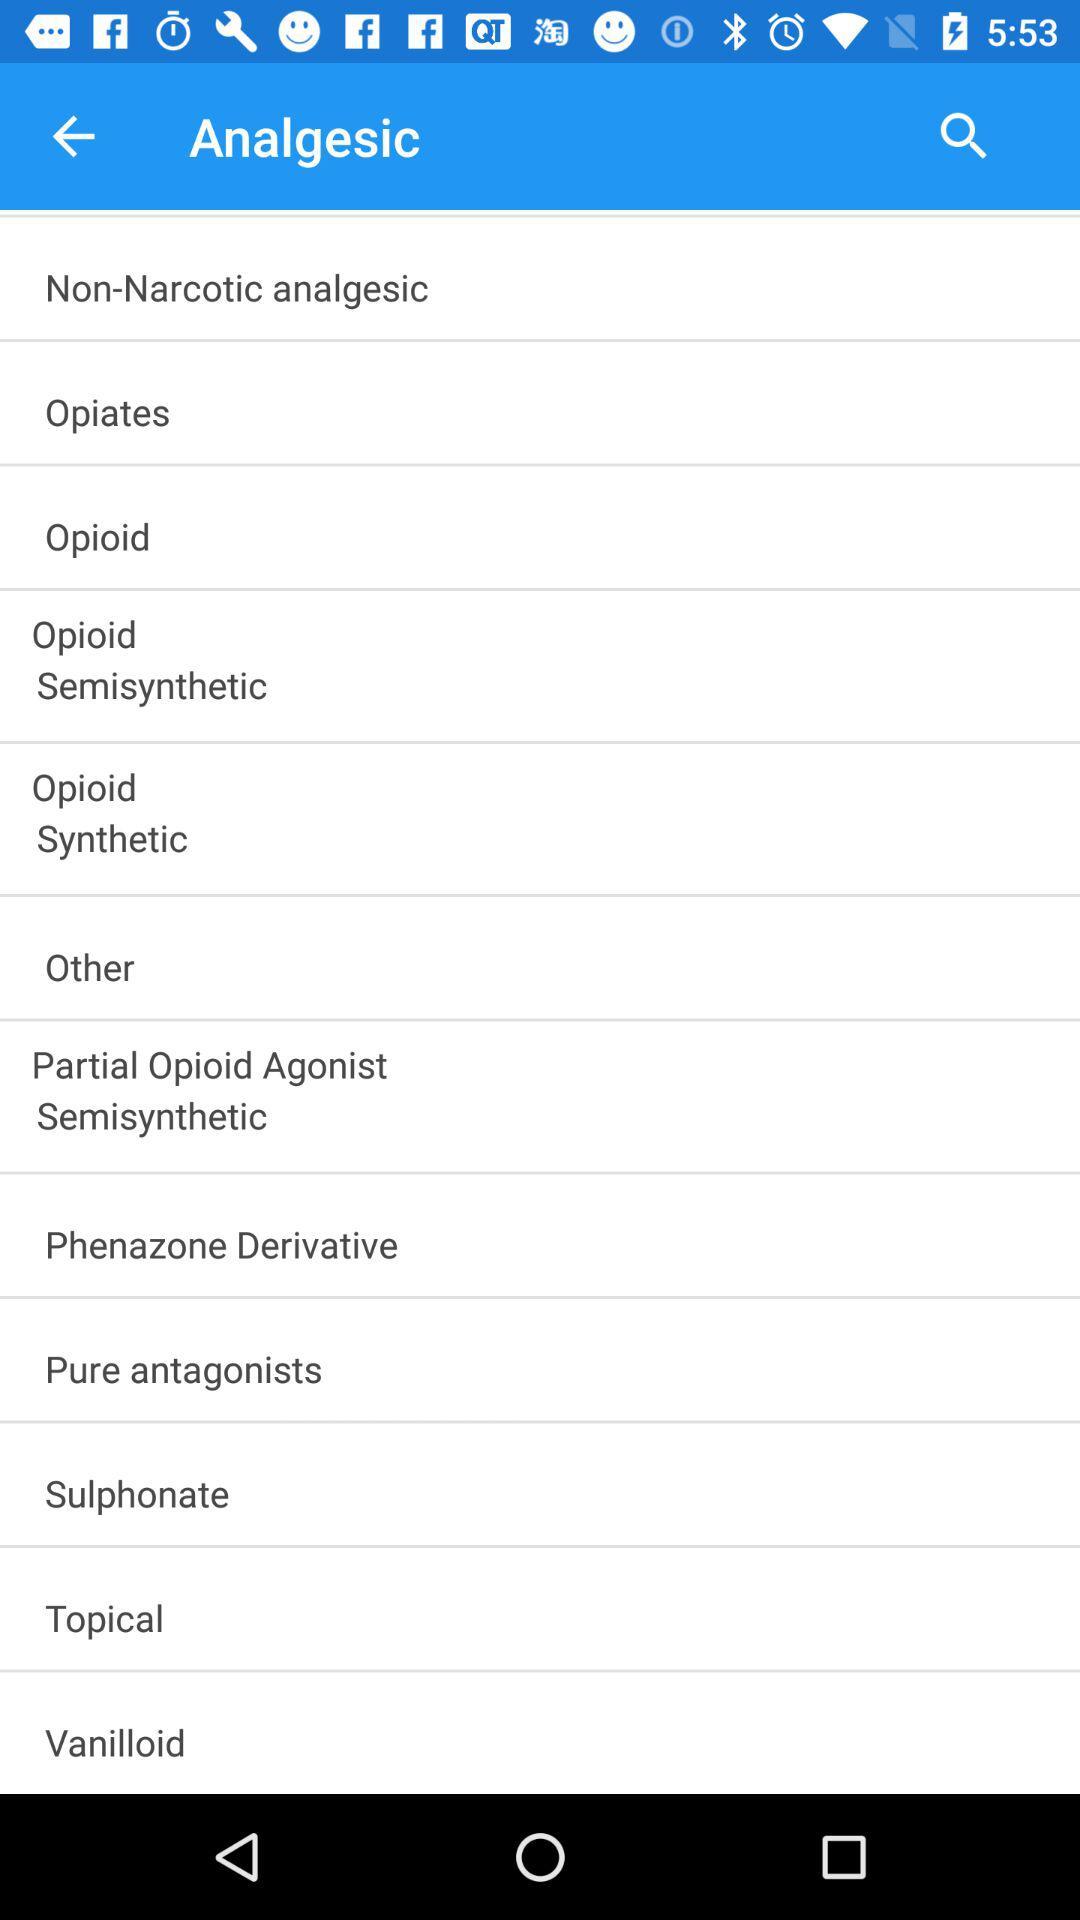 The width and height of the screenshot is (1080, 1920). I want to click on other icon, so click(549, 960).